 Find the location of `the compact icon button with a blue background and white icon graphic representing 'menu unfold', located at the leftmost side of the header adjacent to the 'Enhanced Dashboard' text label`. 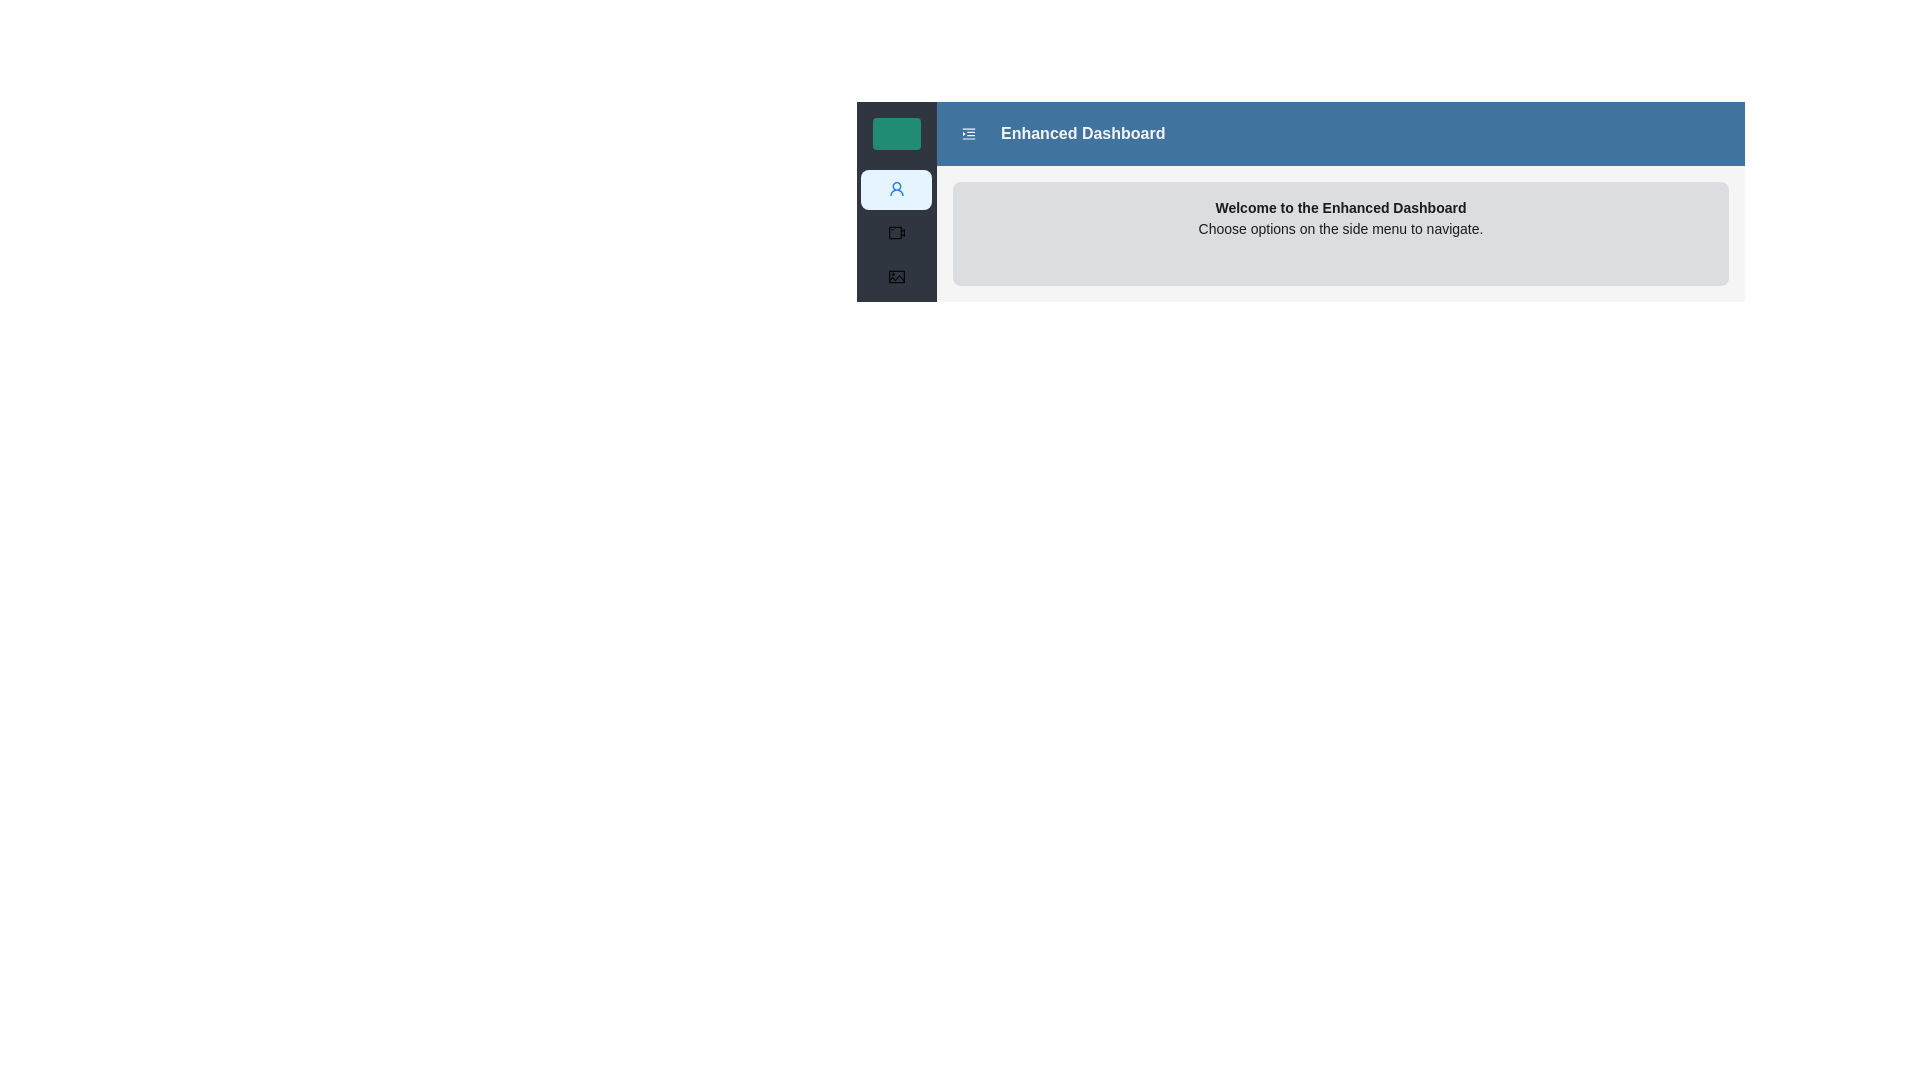

the compact icon button with a blue background and white icon graphic representing 'menu unfold', located at the leftmost side of the header adjacent to the 'Enhanced Dashboard' text label is located at coordinates (969, 134).